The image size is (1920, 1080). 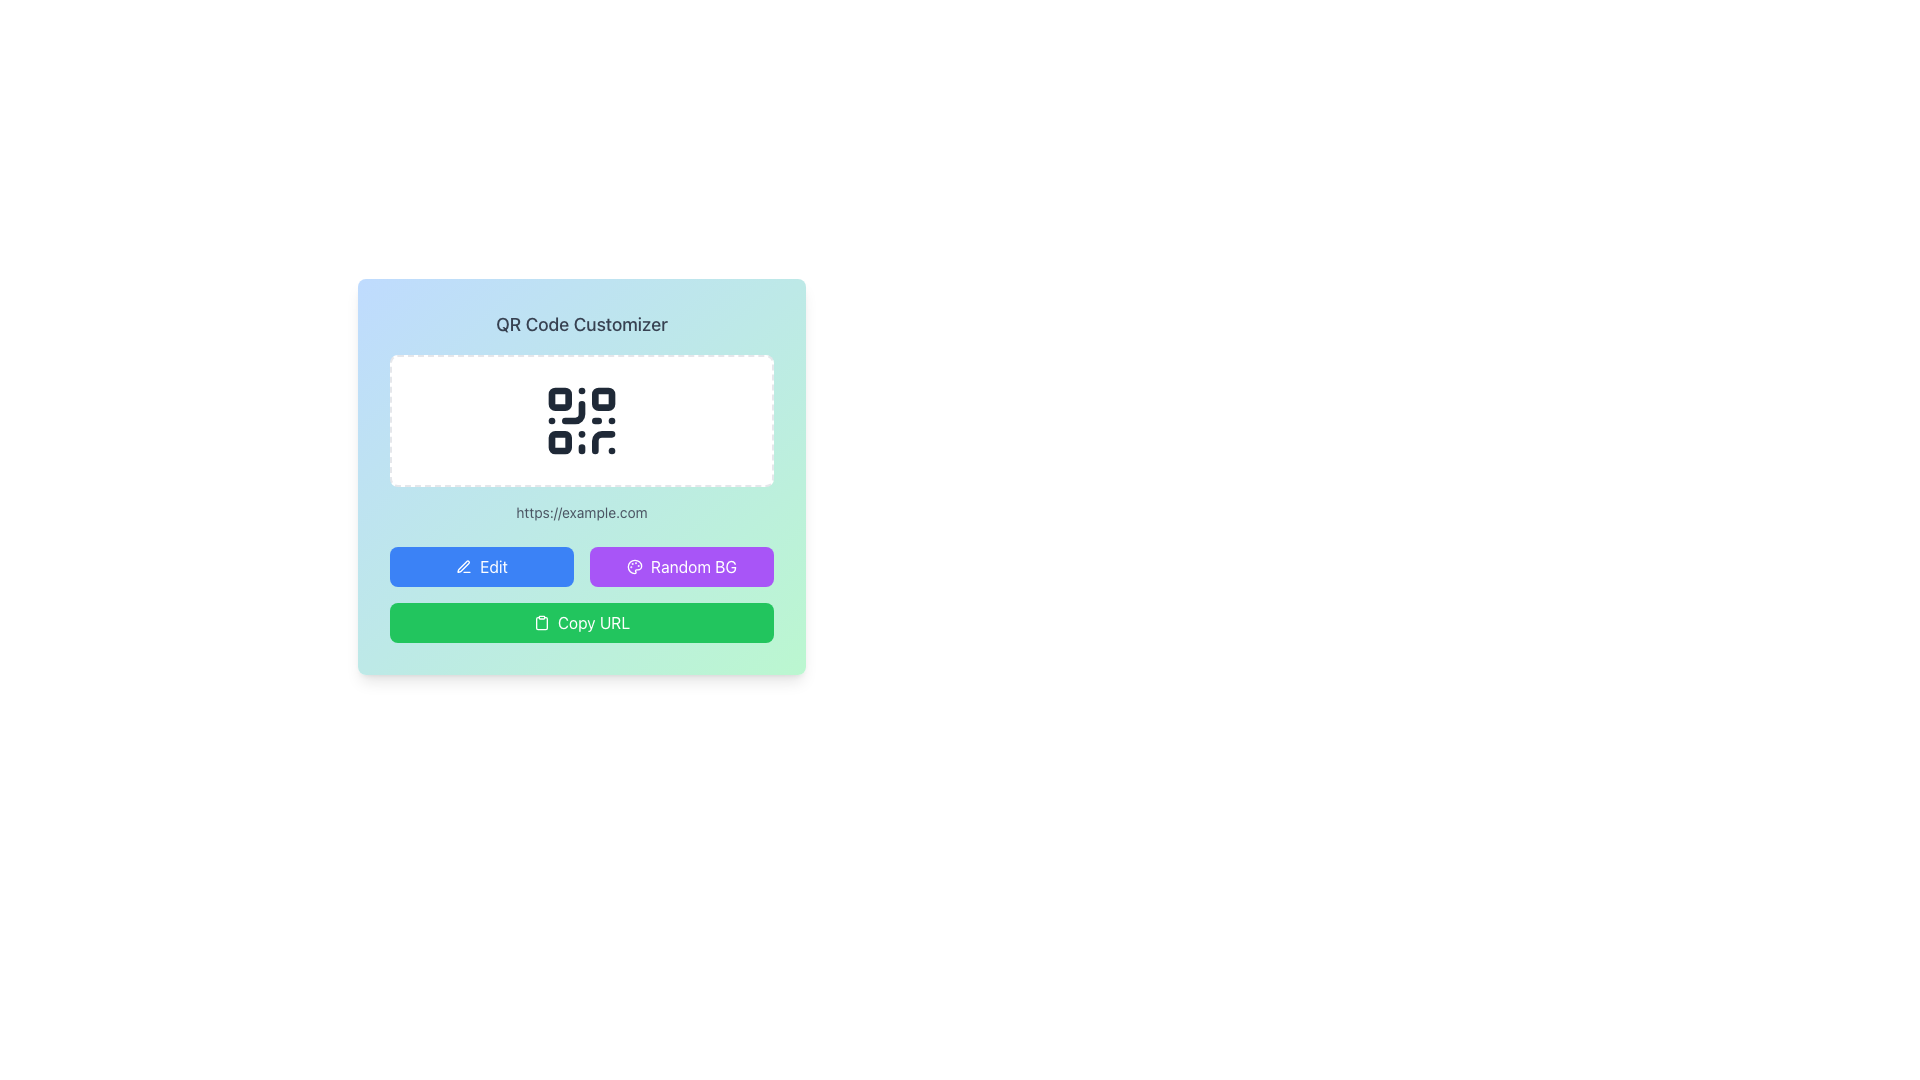 What do you see at coordinates (681, 567) in the screenshot?
I see `the button that randomizes or selects a background color/design for the QR Code, located in the second column below the QR Code image` at bounding box center [681, 567].